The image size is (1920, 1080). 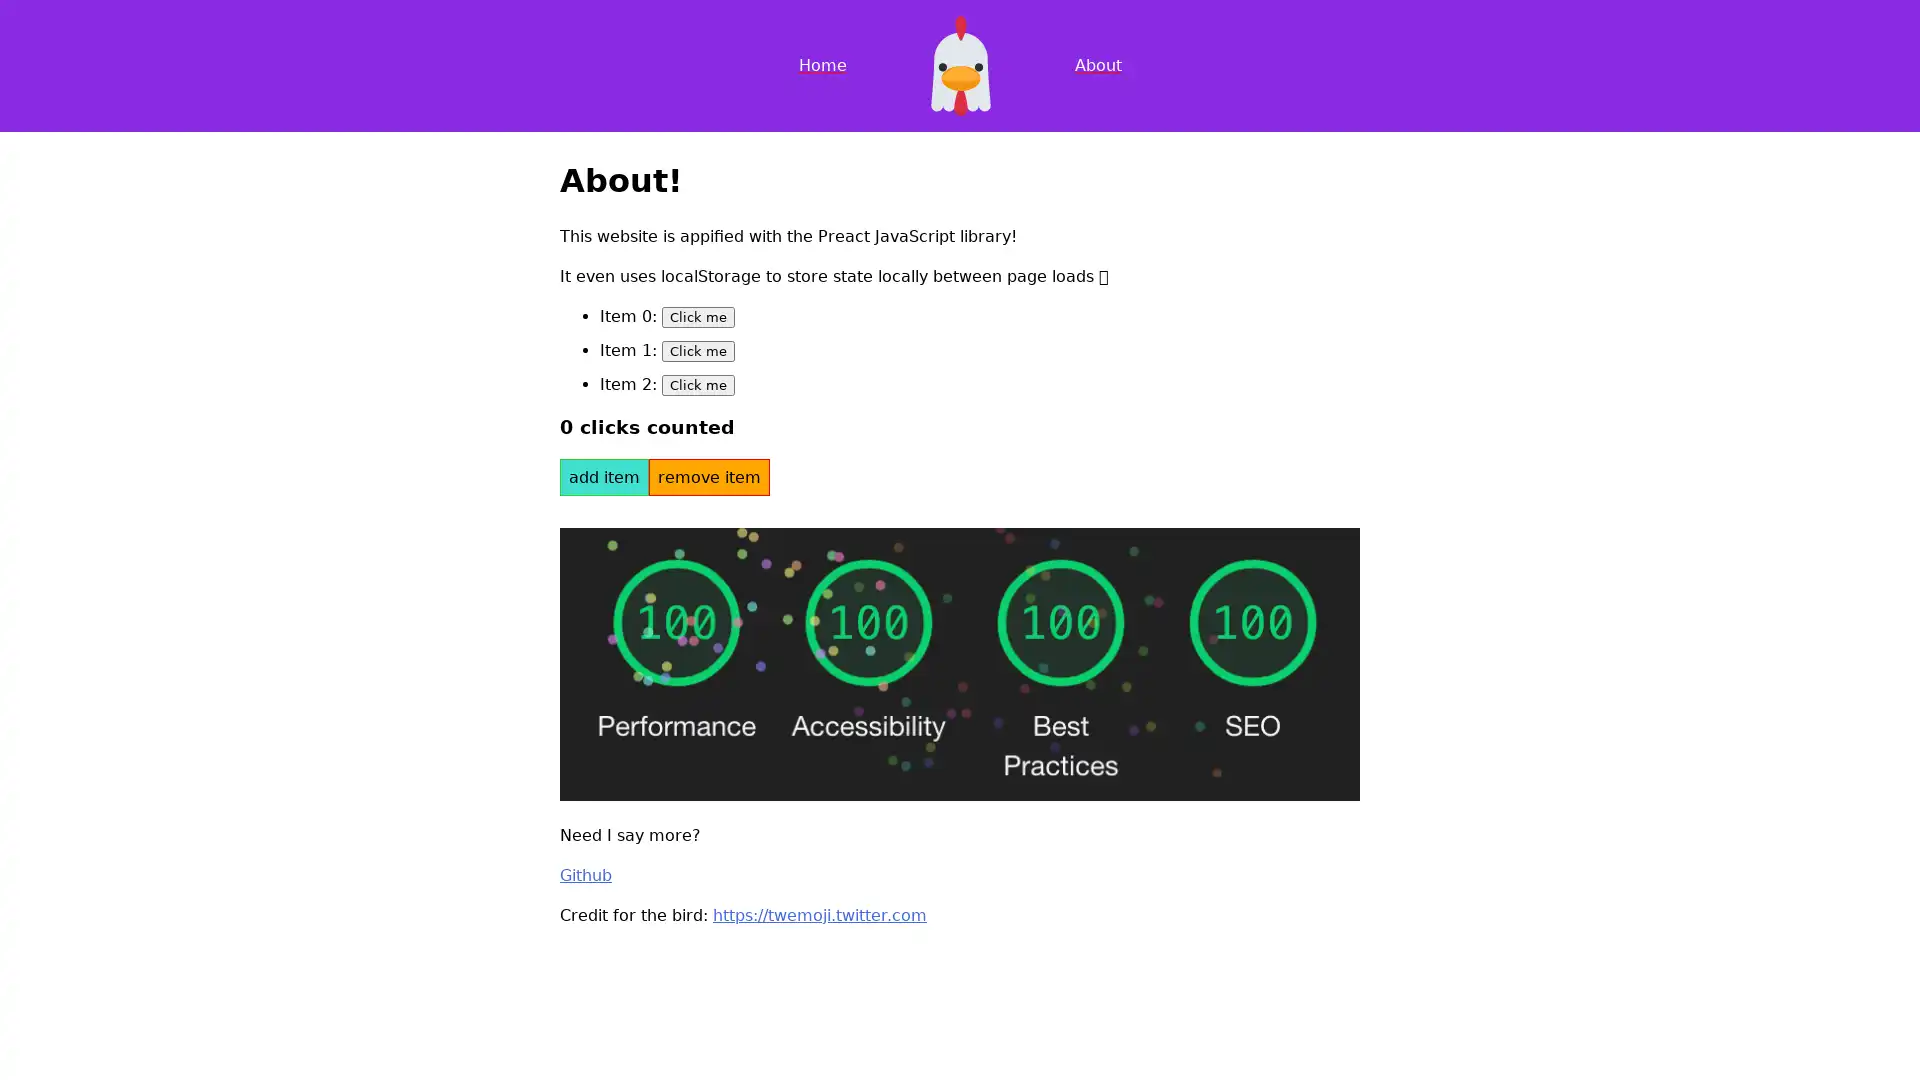 What do you see at coordinates (698, 385) in the screenshot?
I see `Click me` at bounding box center [698, 385].